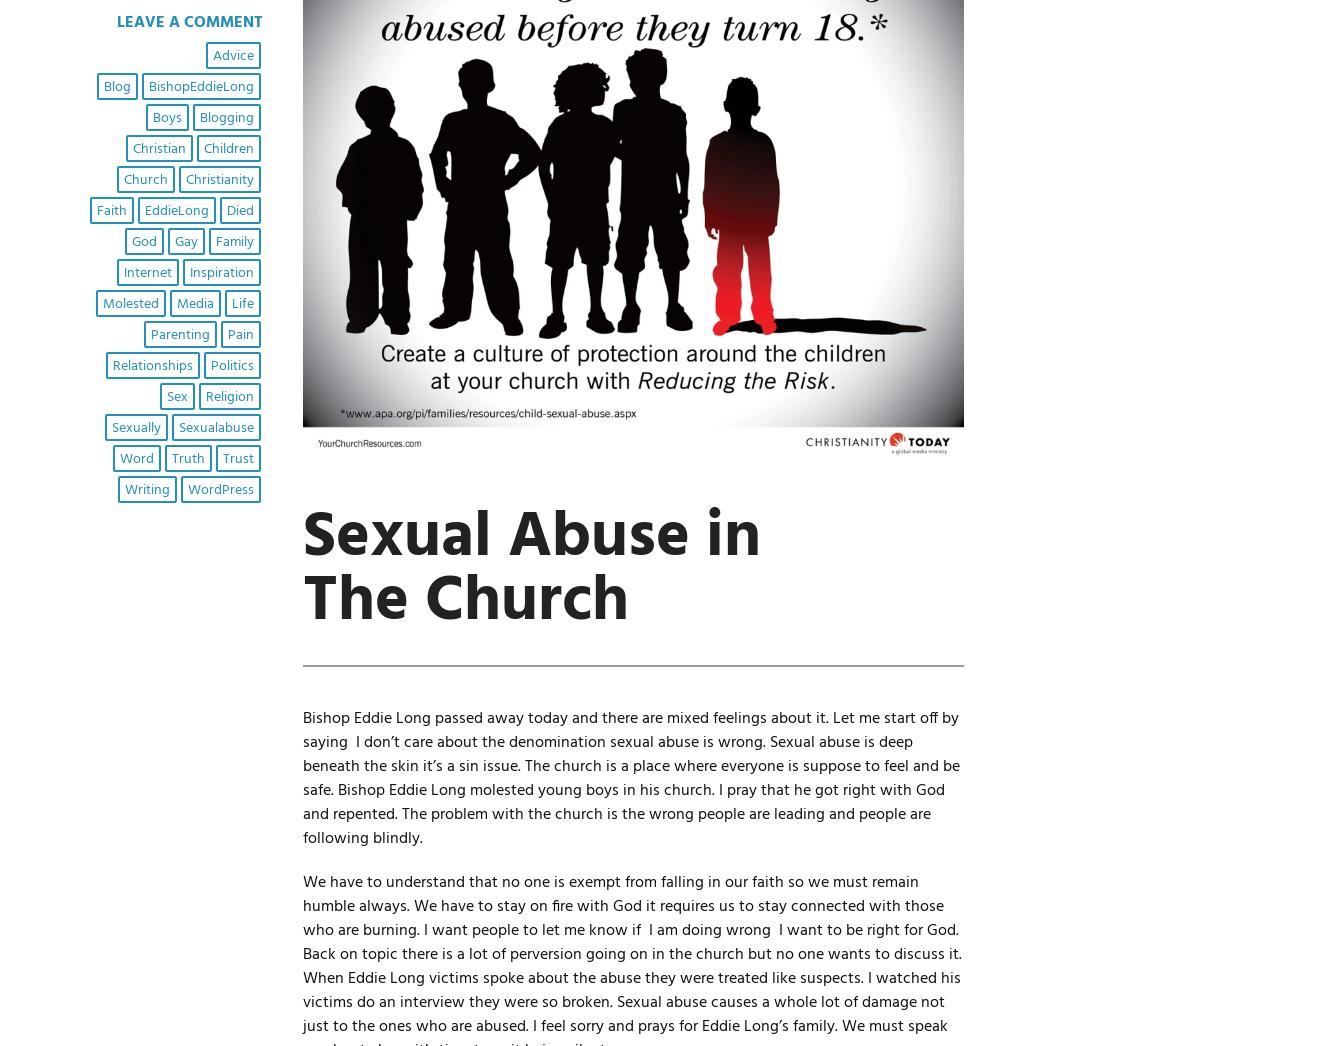 The width and height of the screenshot is (1340, 1046). Describe the element at coordinates (184, 240) in the screenshot. I see `'gay'` at that location.